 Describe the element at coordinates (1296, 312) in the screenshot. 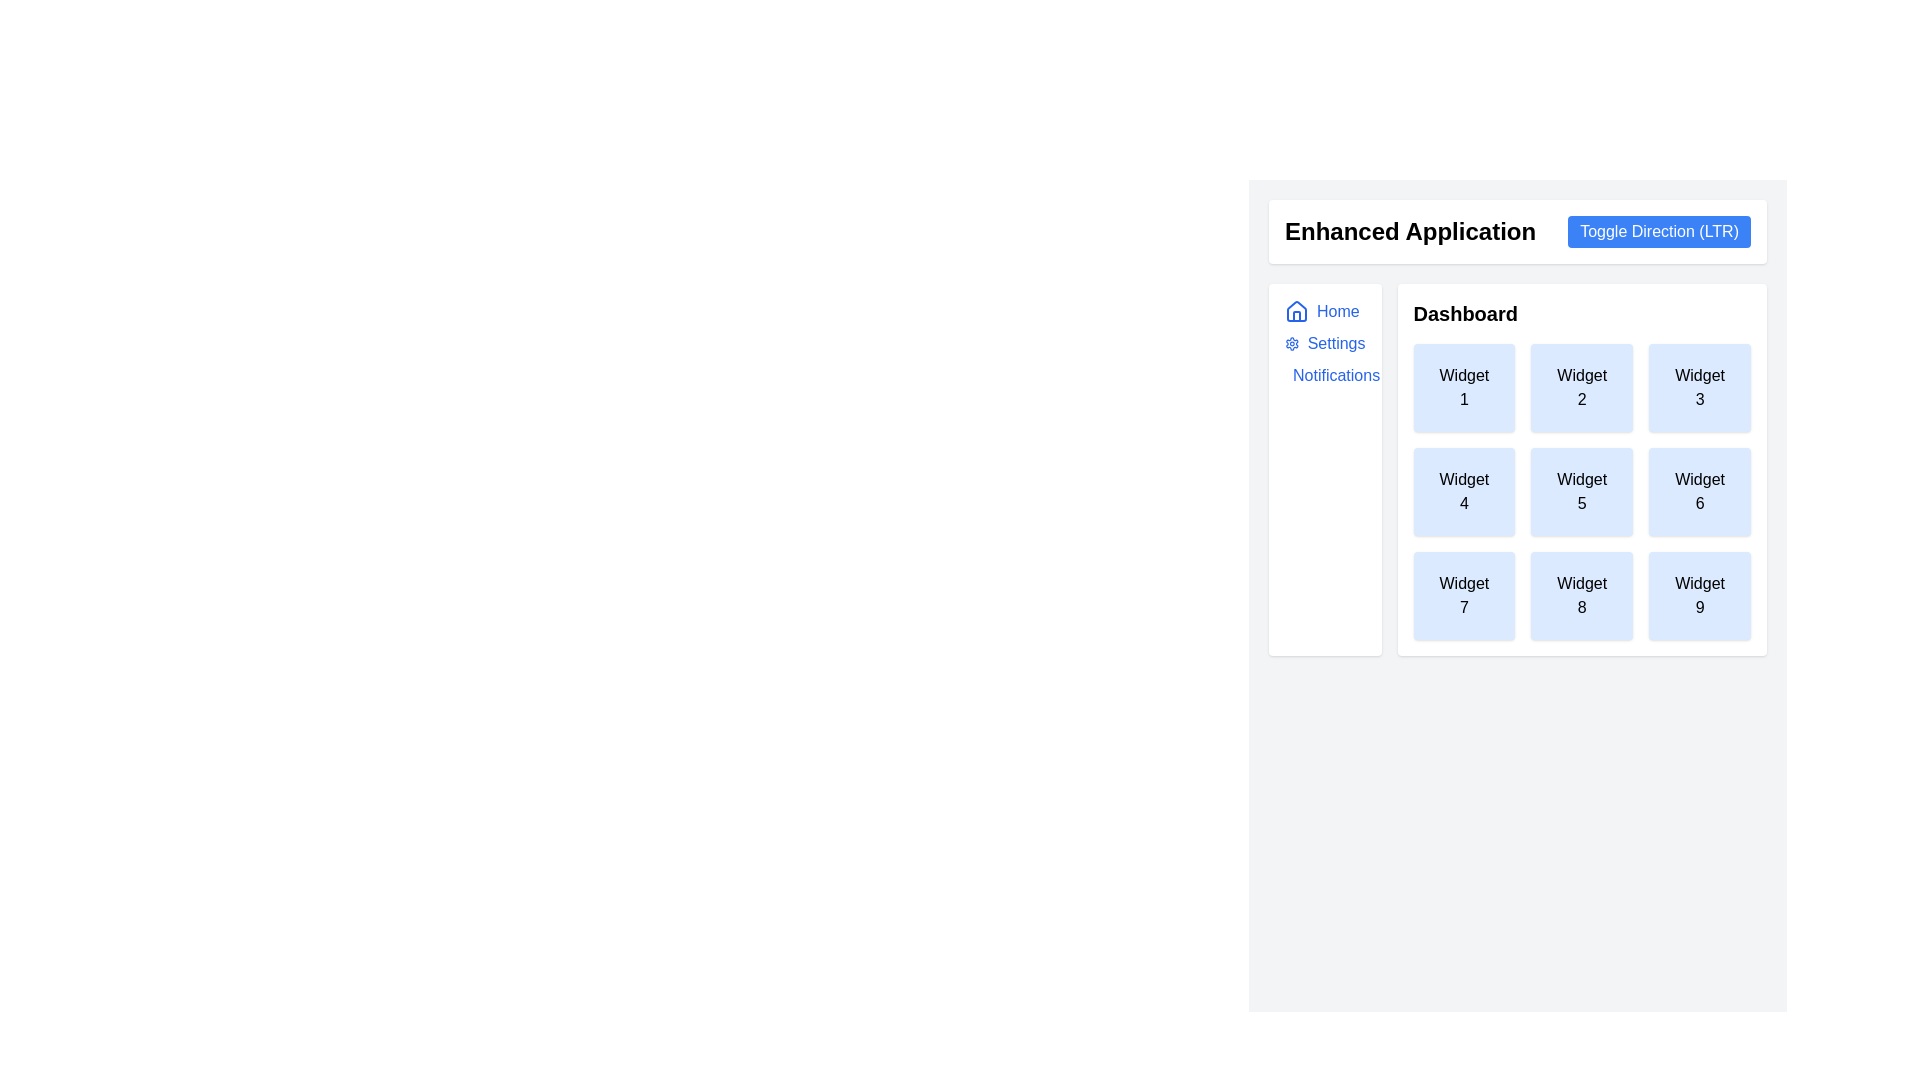

I see `the 'Home' icon located at the top-left corner of the navigation menu, which is represented by a house icon` at that location.